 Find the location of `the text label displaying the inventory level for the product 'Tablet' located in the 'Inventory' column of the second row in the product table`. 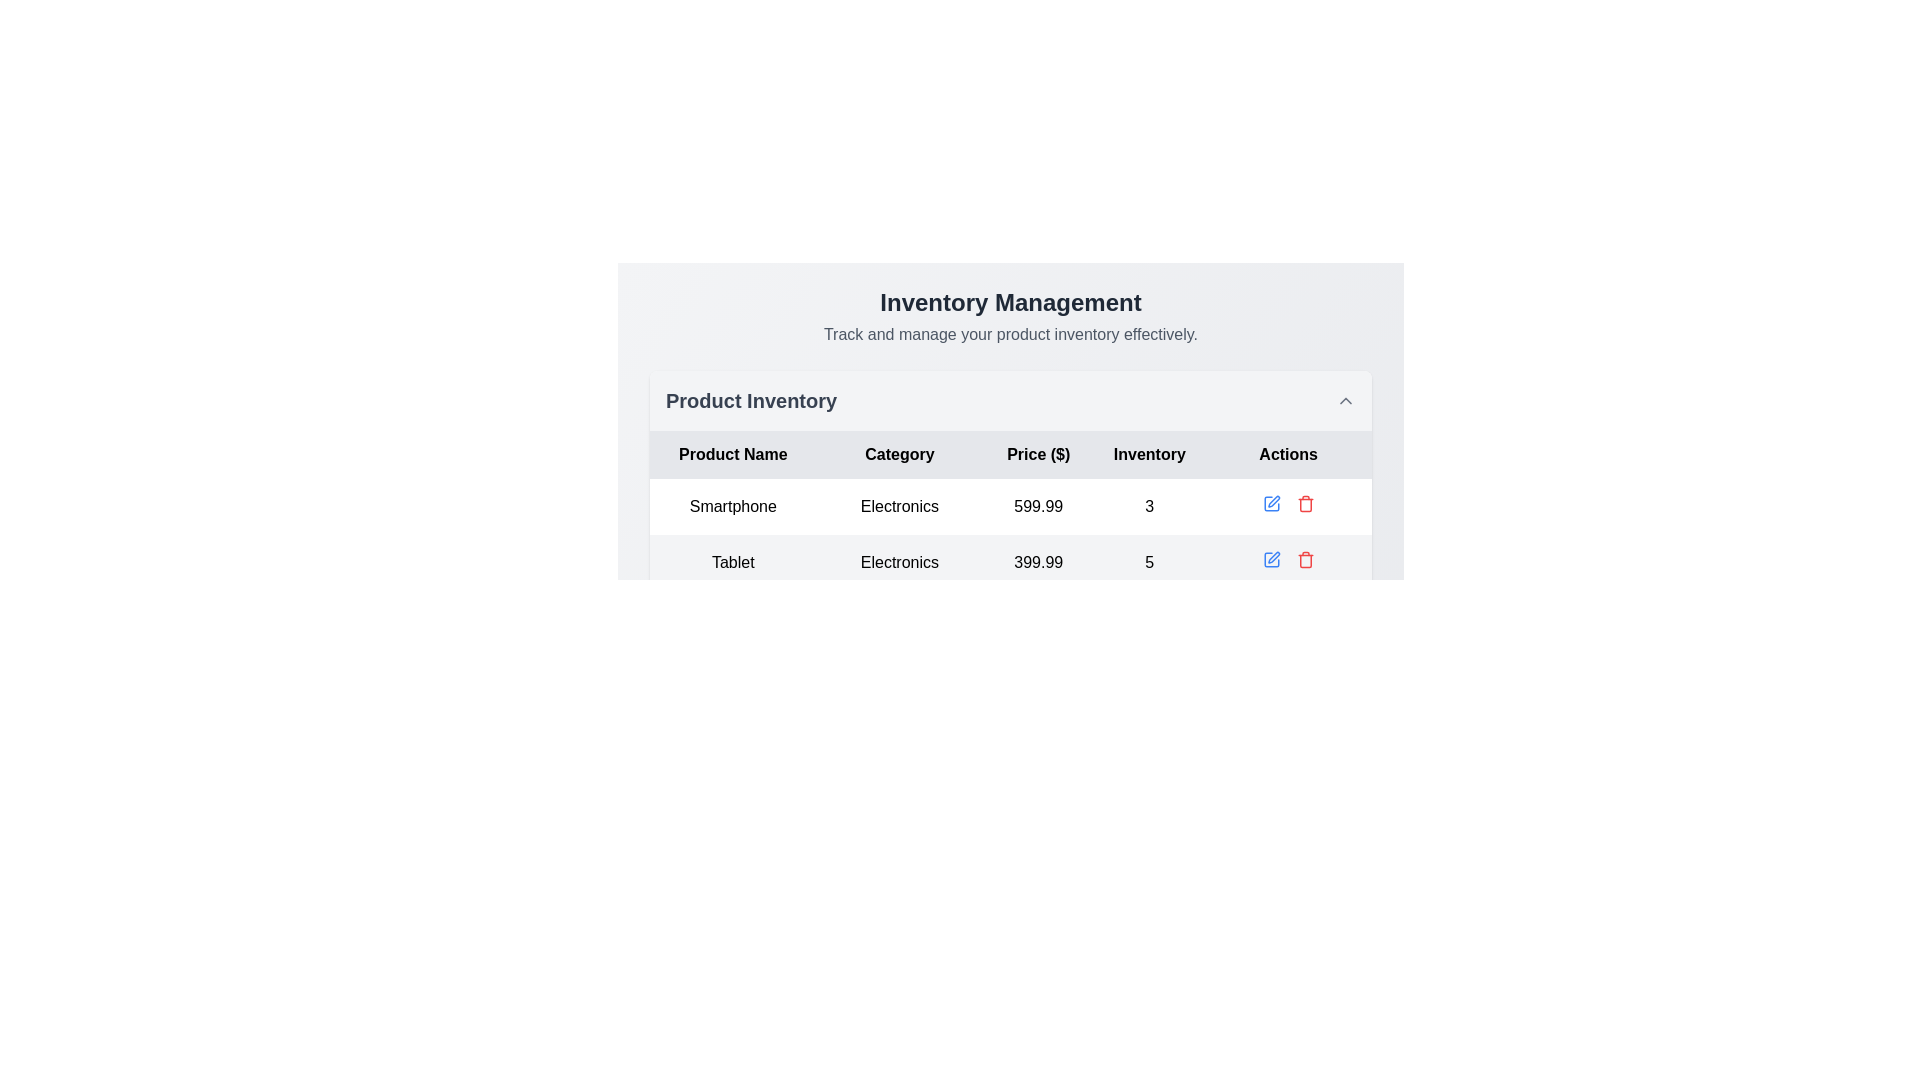

the text label displaying the inventory level for the product 'Tablet' located in the 'Inventory' column of the second row in the product table is located at coordinates (1149, 563).